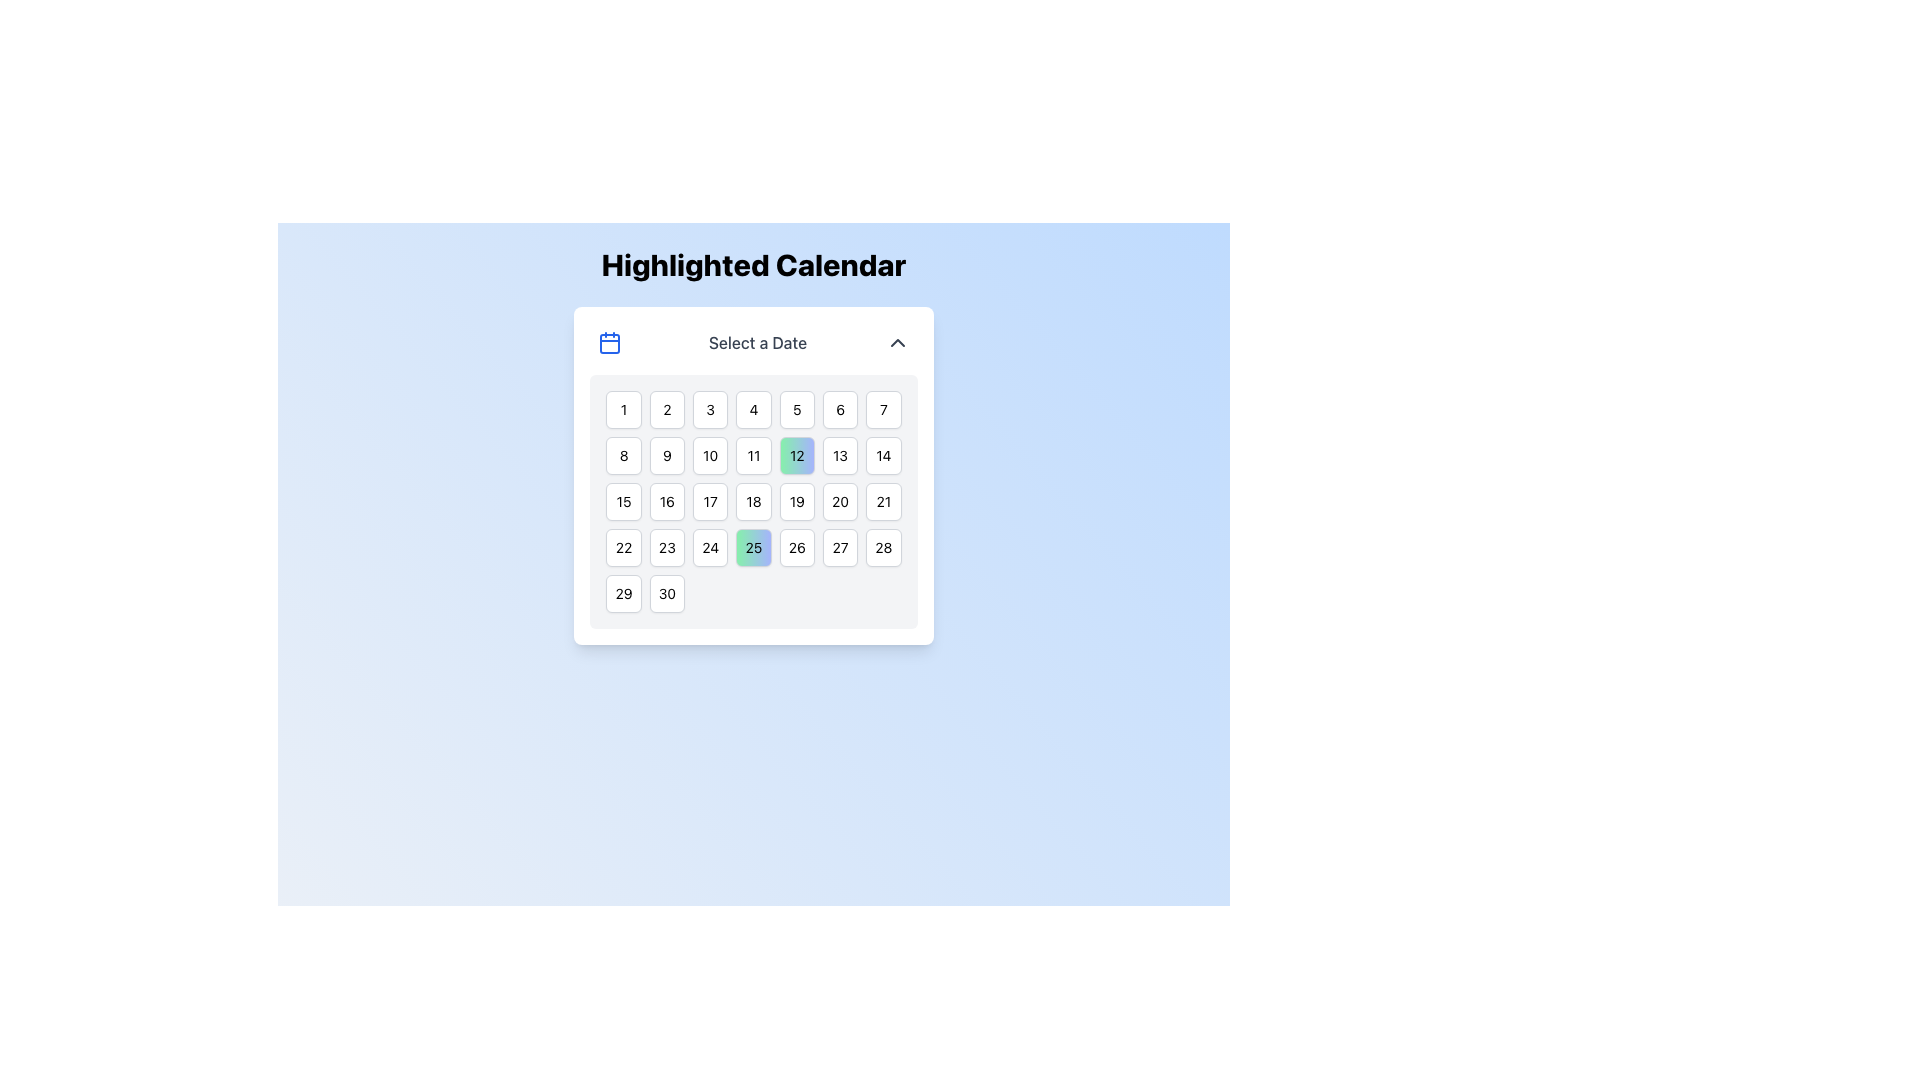 The width and height of the screenshot is (1920, 1080). I want to click on the date selector button labeled '30' located in the bottom-right corner of the calendar grid, so click(667, 593).